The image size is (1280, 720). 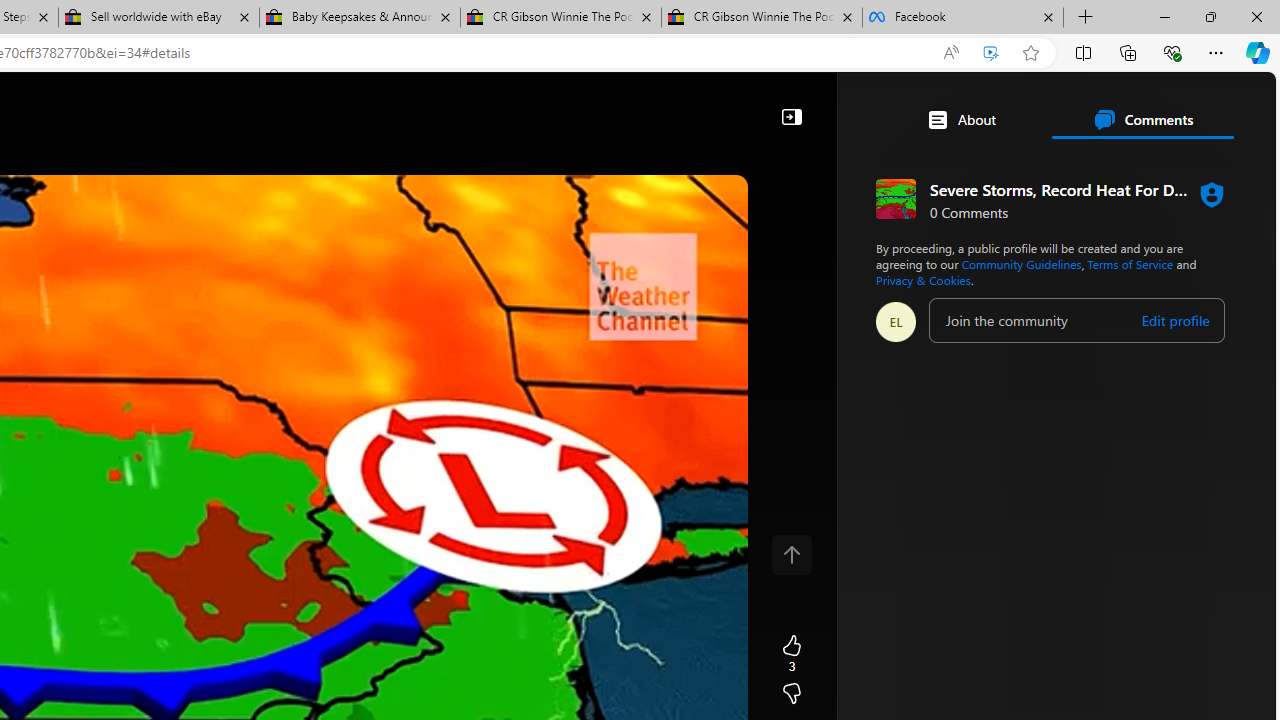 I want to click on 'Baby Keepsakes & Announcements for sale | eBay', so click(x=359, y=17).